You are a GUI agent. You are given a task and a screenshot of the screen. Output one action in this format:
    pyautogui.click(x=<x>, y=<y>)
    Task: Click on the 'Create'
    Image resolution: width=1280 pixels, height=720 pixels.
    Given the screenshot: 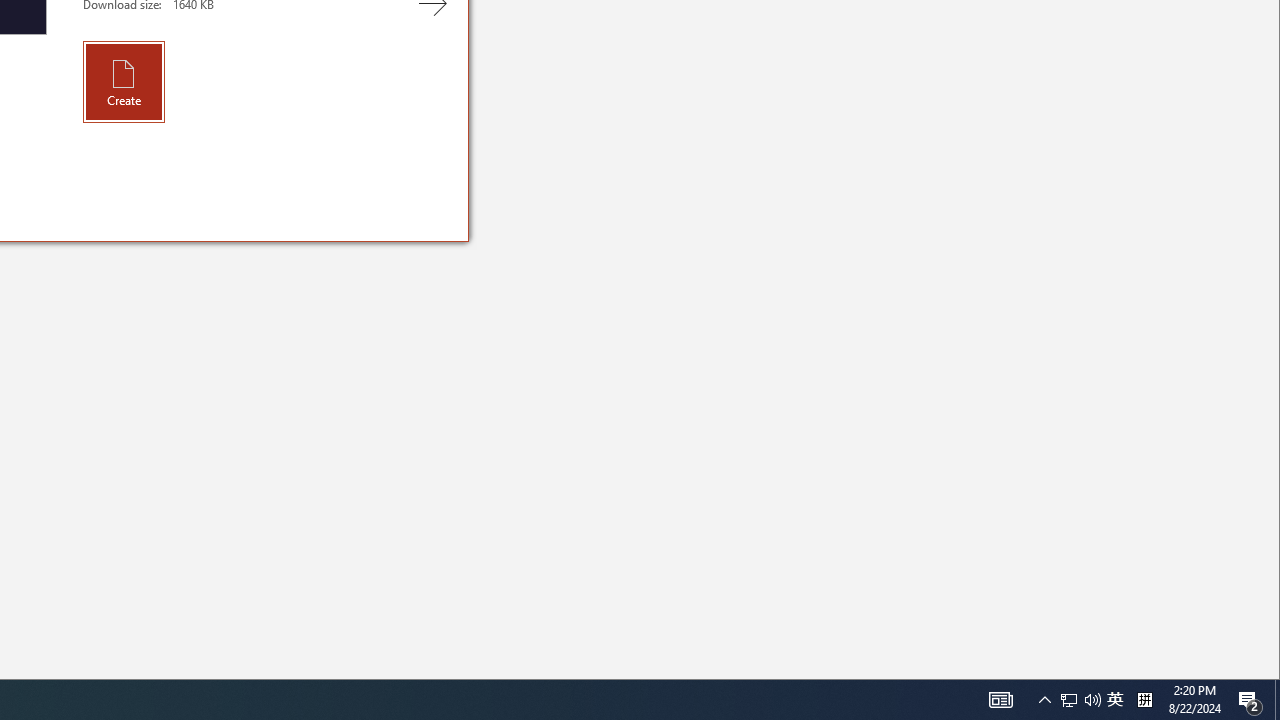 What is the action you would take?
    pyautogui.click(x=123, y=81)
    